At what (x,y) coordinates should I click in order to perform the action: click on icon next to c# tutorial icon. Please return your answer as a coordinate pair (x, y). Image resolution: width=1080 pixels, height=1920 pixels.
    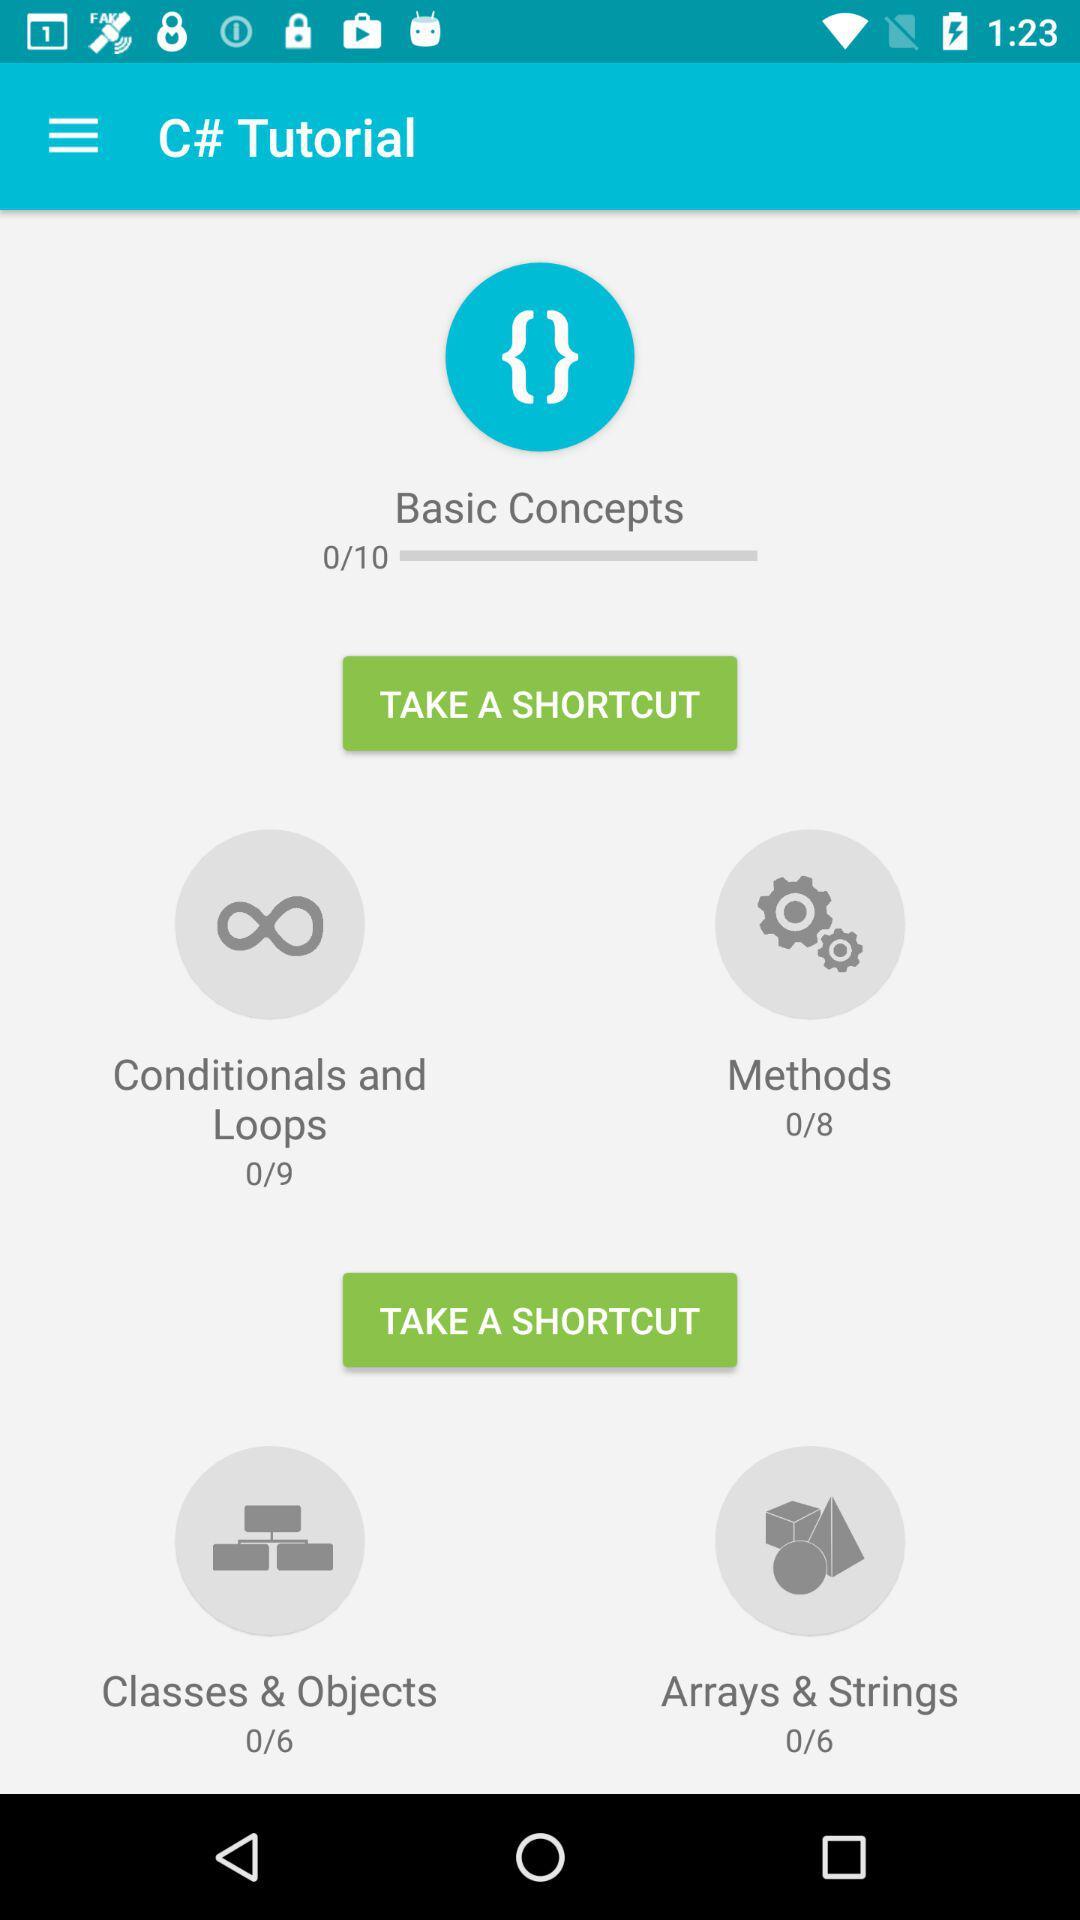
    Looking at the image, I should click on (72, 135).